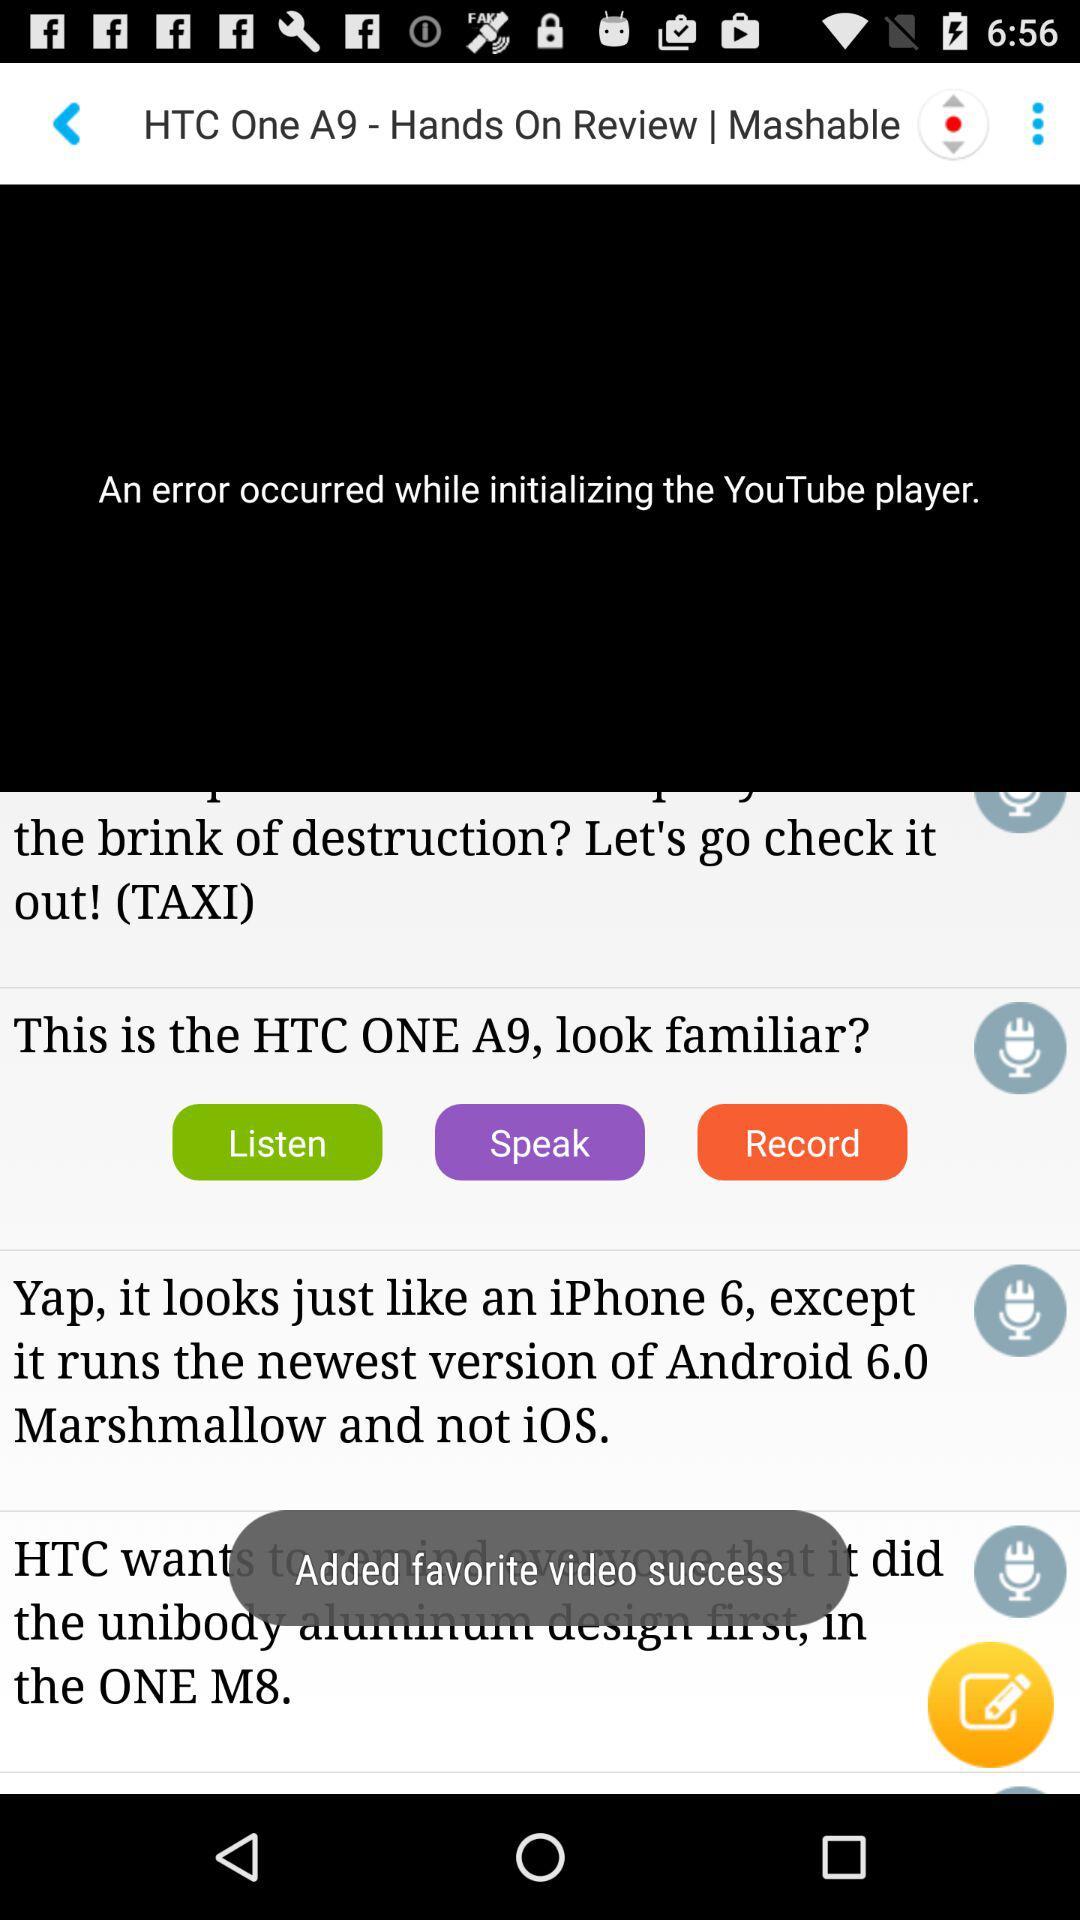 The image size is (1080, 1920). I want to click on record button, so click(1020, 1047).